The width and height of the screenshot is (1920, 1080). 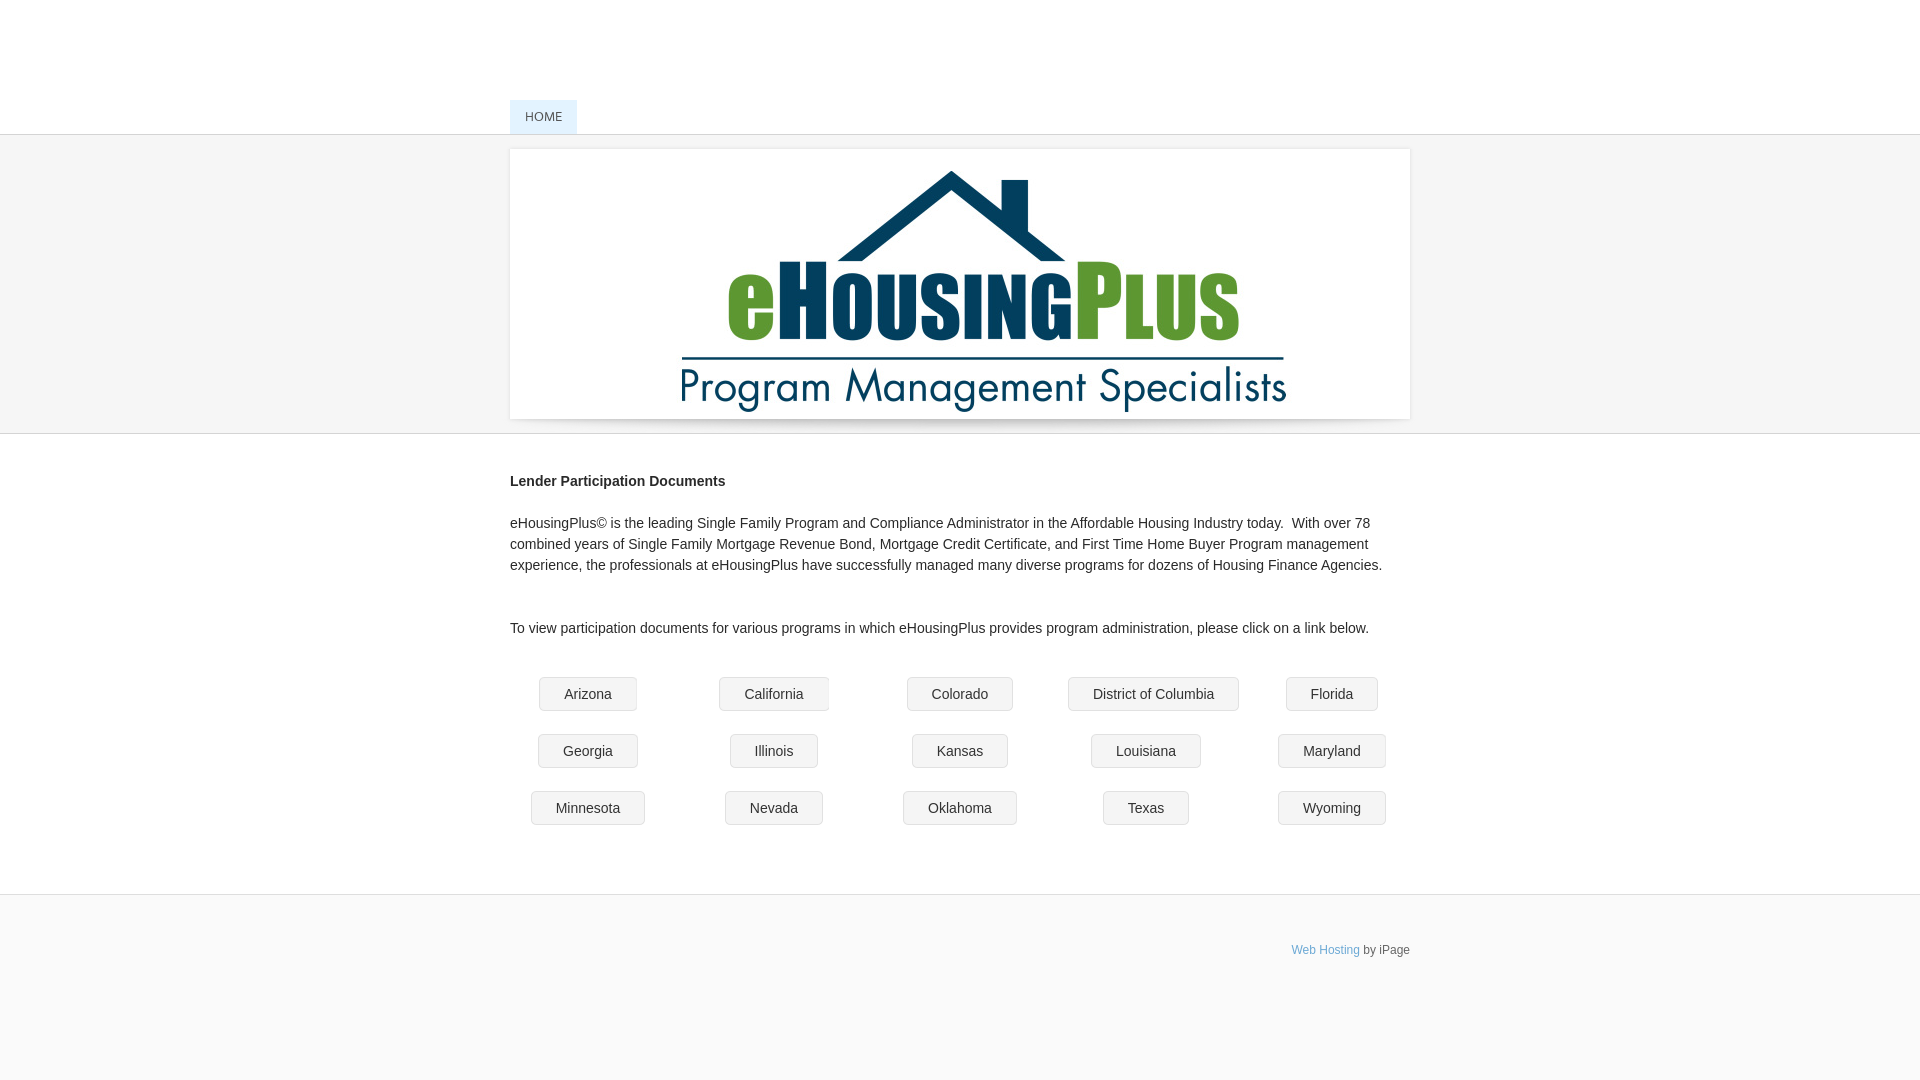 I want to click on 'Oklahoma', so click(x=901, y=806).